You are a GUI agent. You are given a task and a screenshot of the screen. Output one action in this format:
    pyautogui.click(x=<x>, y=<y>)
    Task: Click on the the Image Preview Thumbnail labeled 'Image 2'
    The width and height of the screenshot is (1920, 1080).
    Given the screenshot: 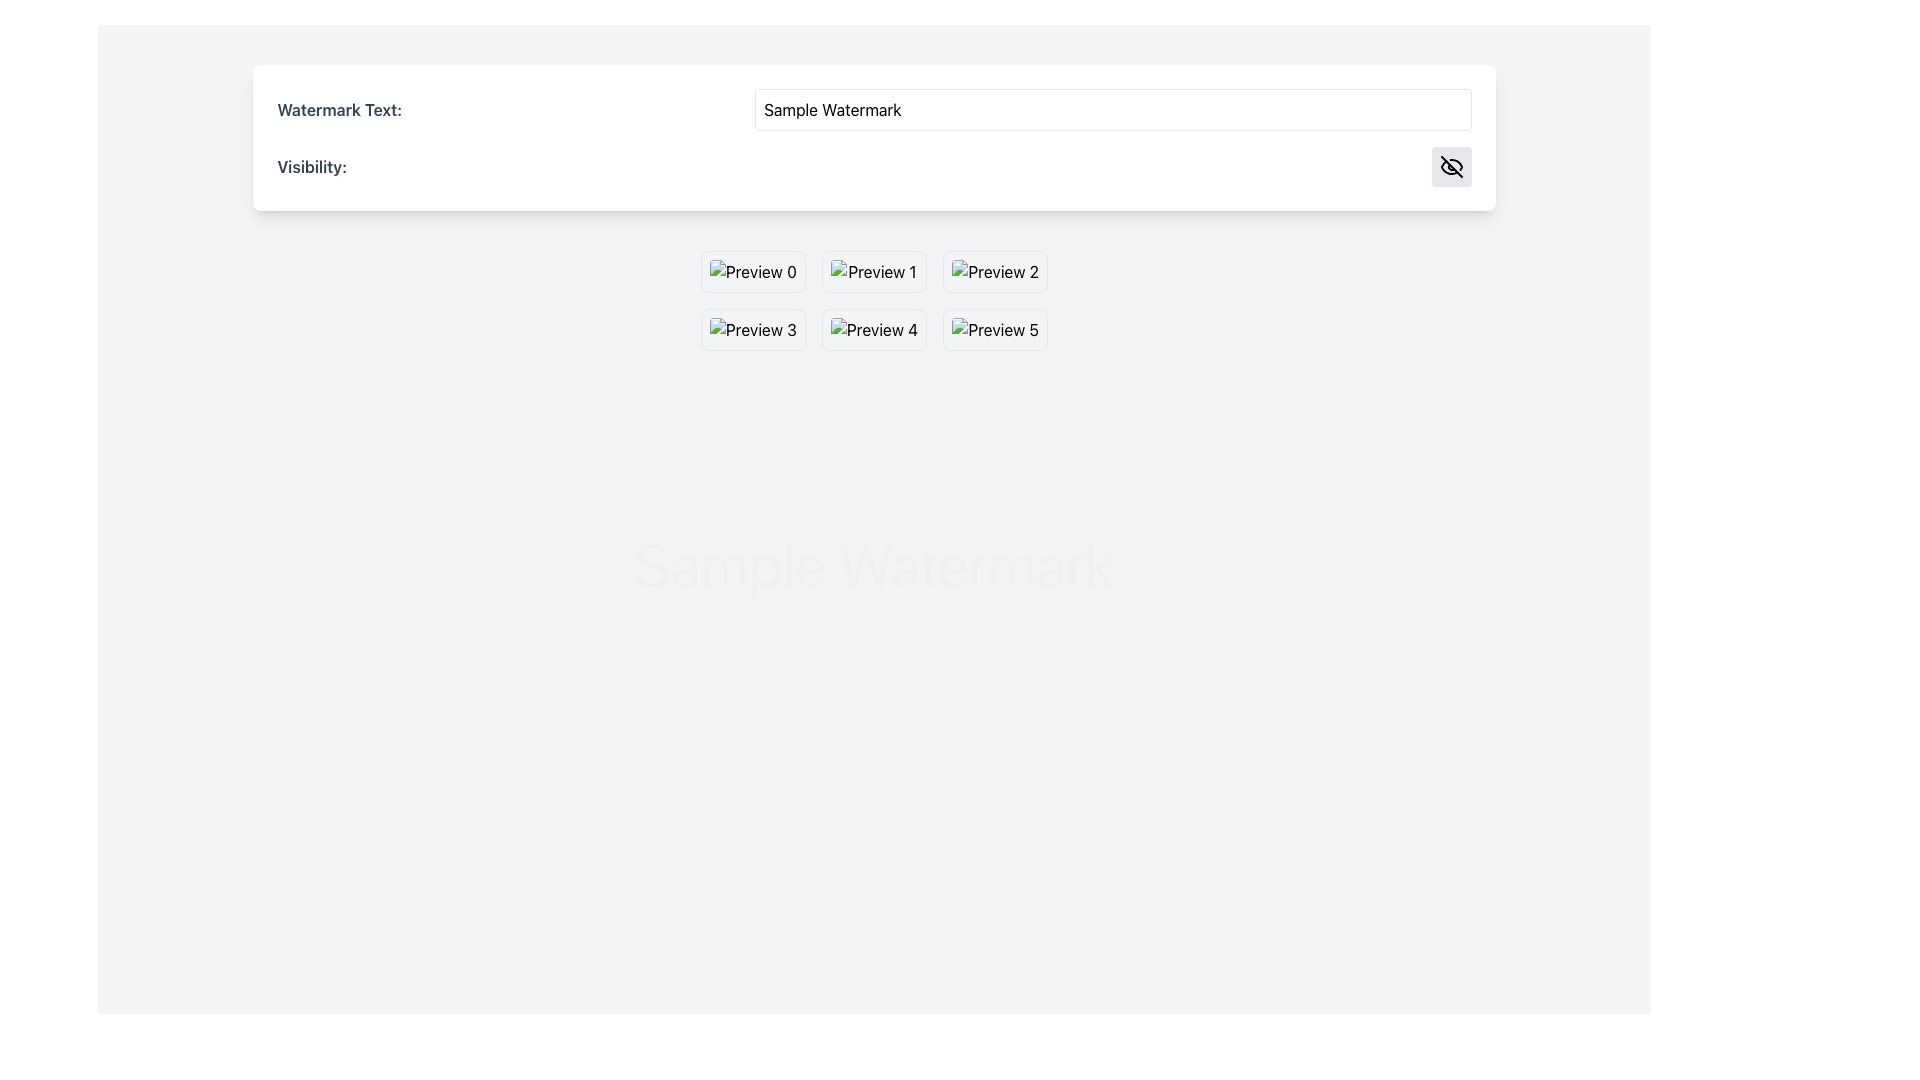 What is the action you would take?
    pyautogui.click(x=874, y=272)
    